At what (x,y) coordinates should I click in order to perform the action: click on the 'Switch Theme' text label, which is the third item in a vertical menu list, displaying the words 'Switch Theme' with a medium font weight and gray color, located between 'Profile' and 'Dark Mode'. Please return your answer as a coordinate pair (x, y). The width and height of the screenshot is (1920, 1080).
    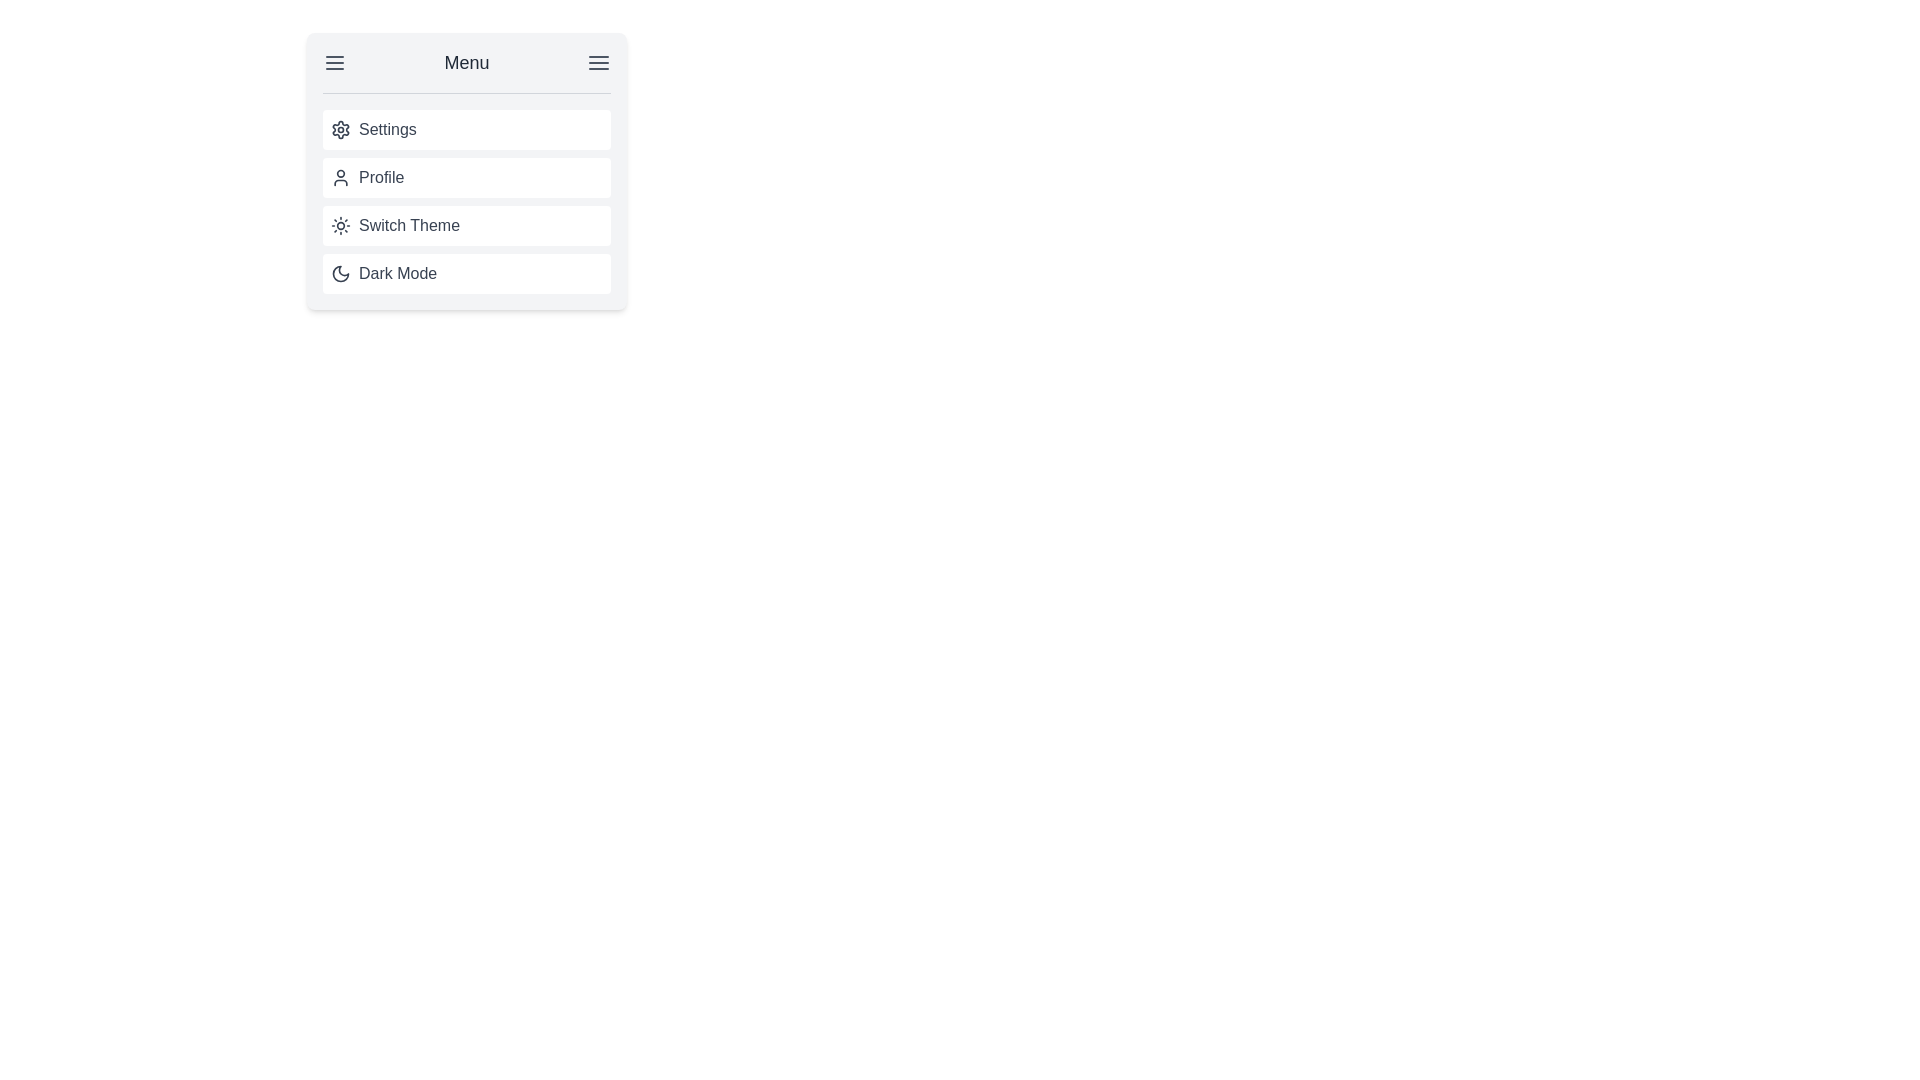
    Looking at the image, I should click on (408, 225).